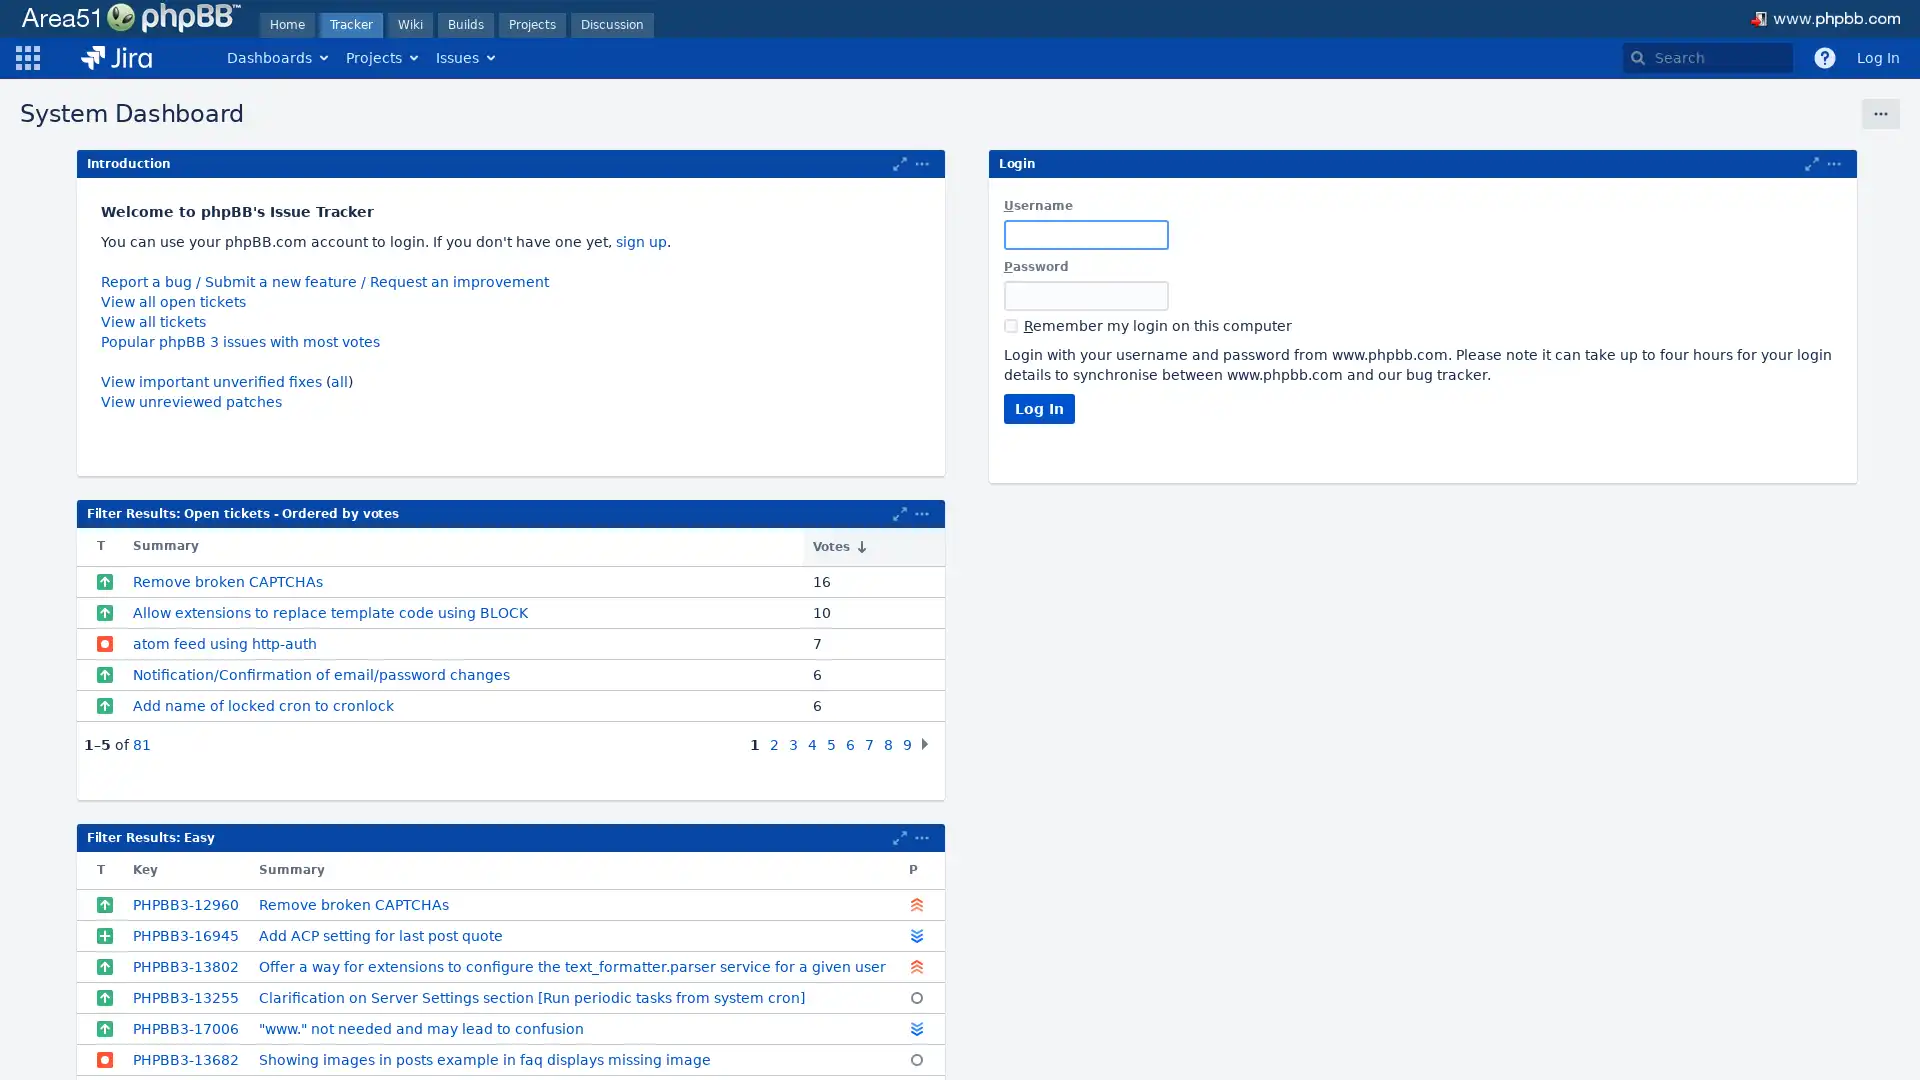  What do you see at coordinates (1038, 407) in the screenshot?
I see `Log In` at bounding box center [1038, 407].